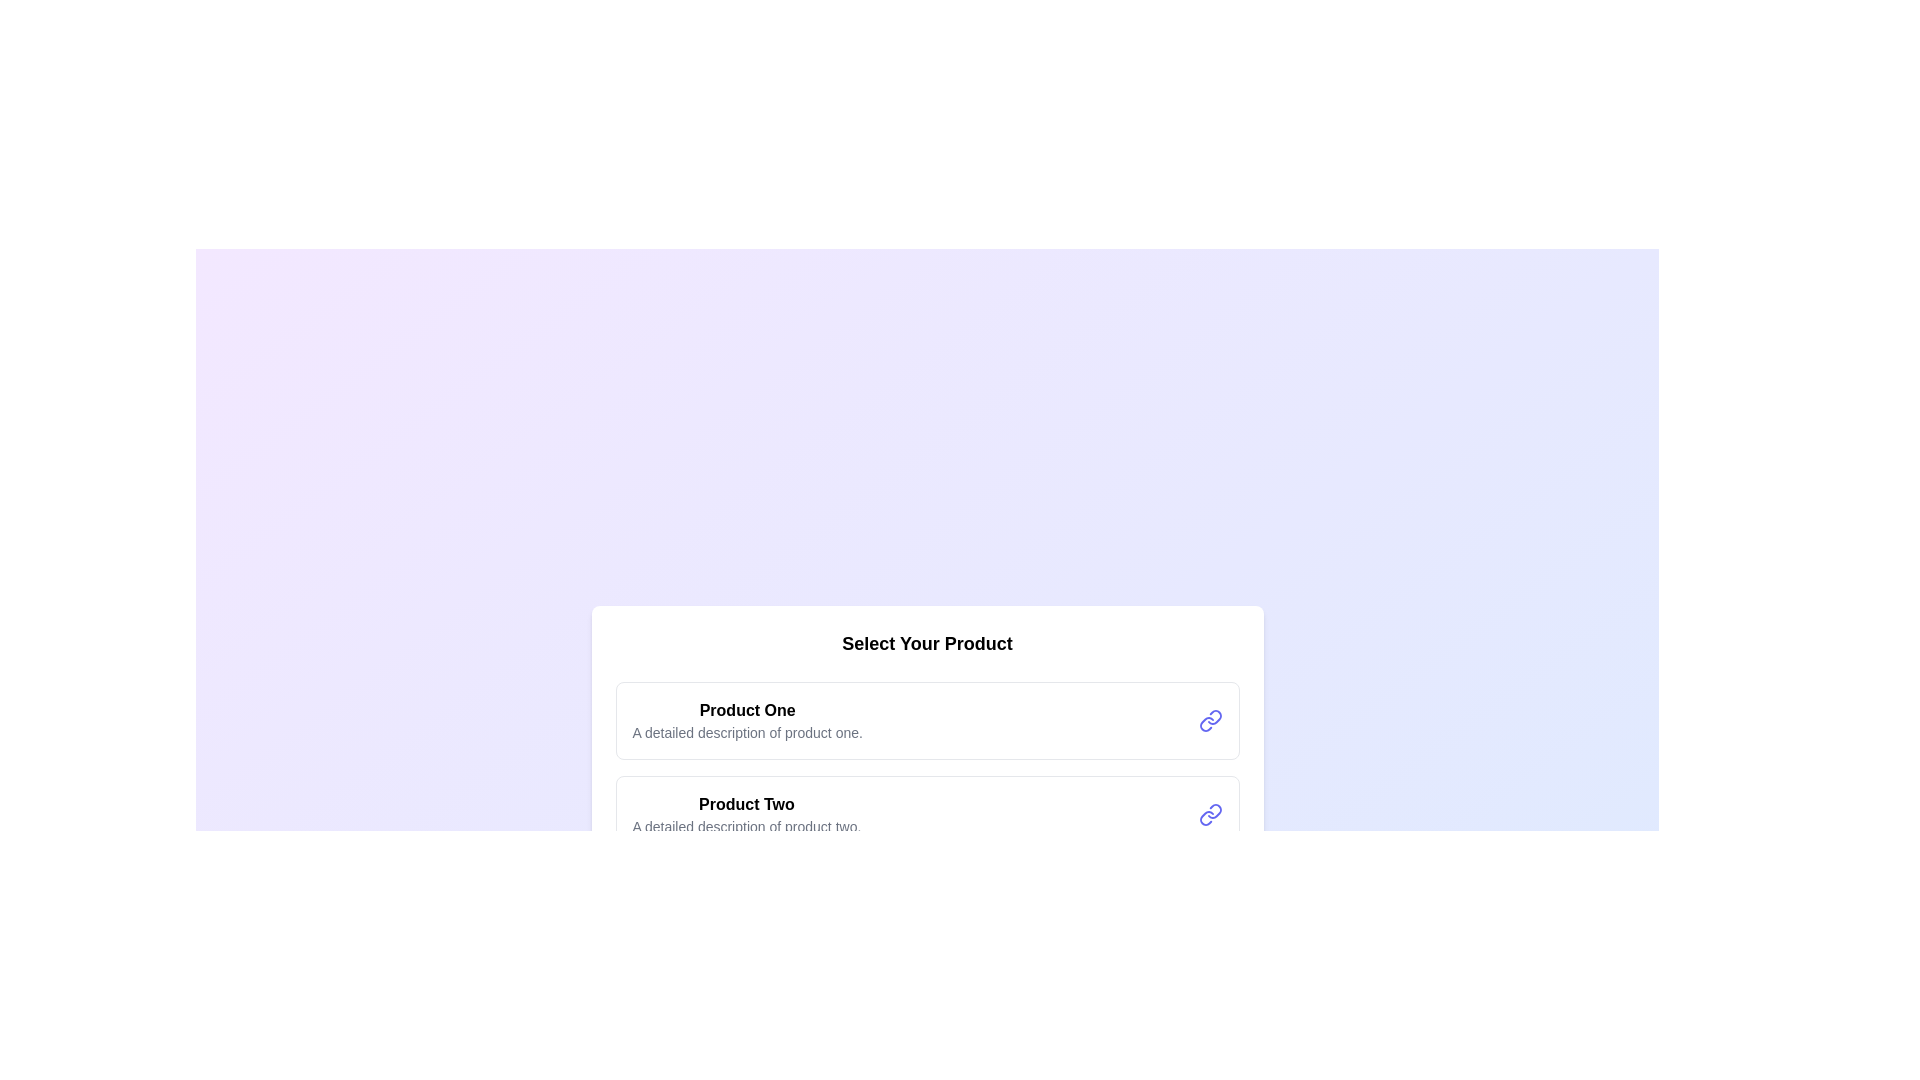 Image resolution: width=1920 pixels, height=1080 pixels. I want to click on the first vector graphic component of the 'Details' link block, which represents a link icon for 'Product One', so click(1213, 716).